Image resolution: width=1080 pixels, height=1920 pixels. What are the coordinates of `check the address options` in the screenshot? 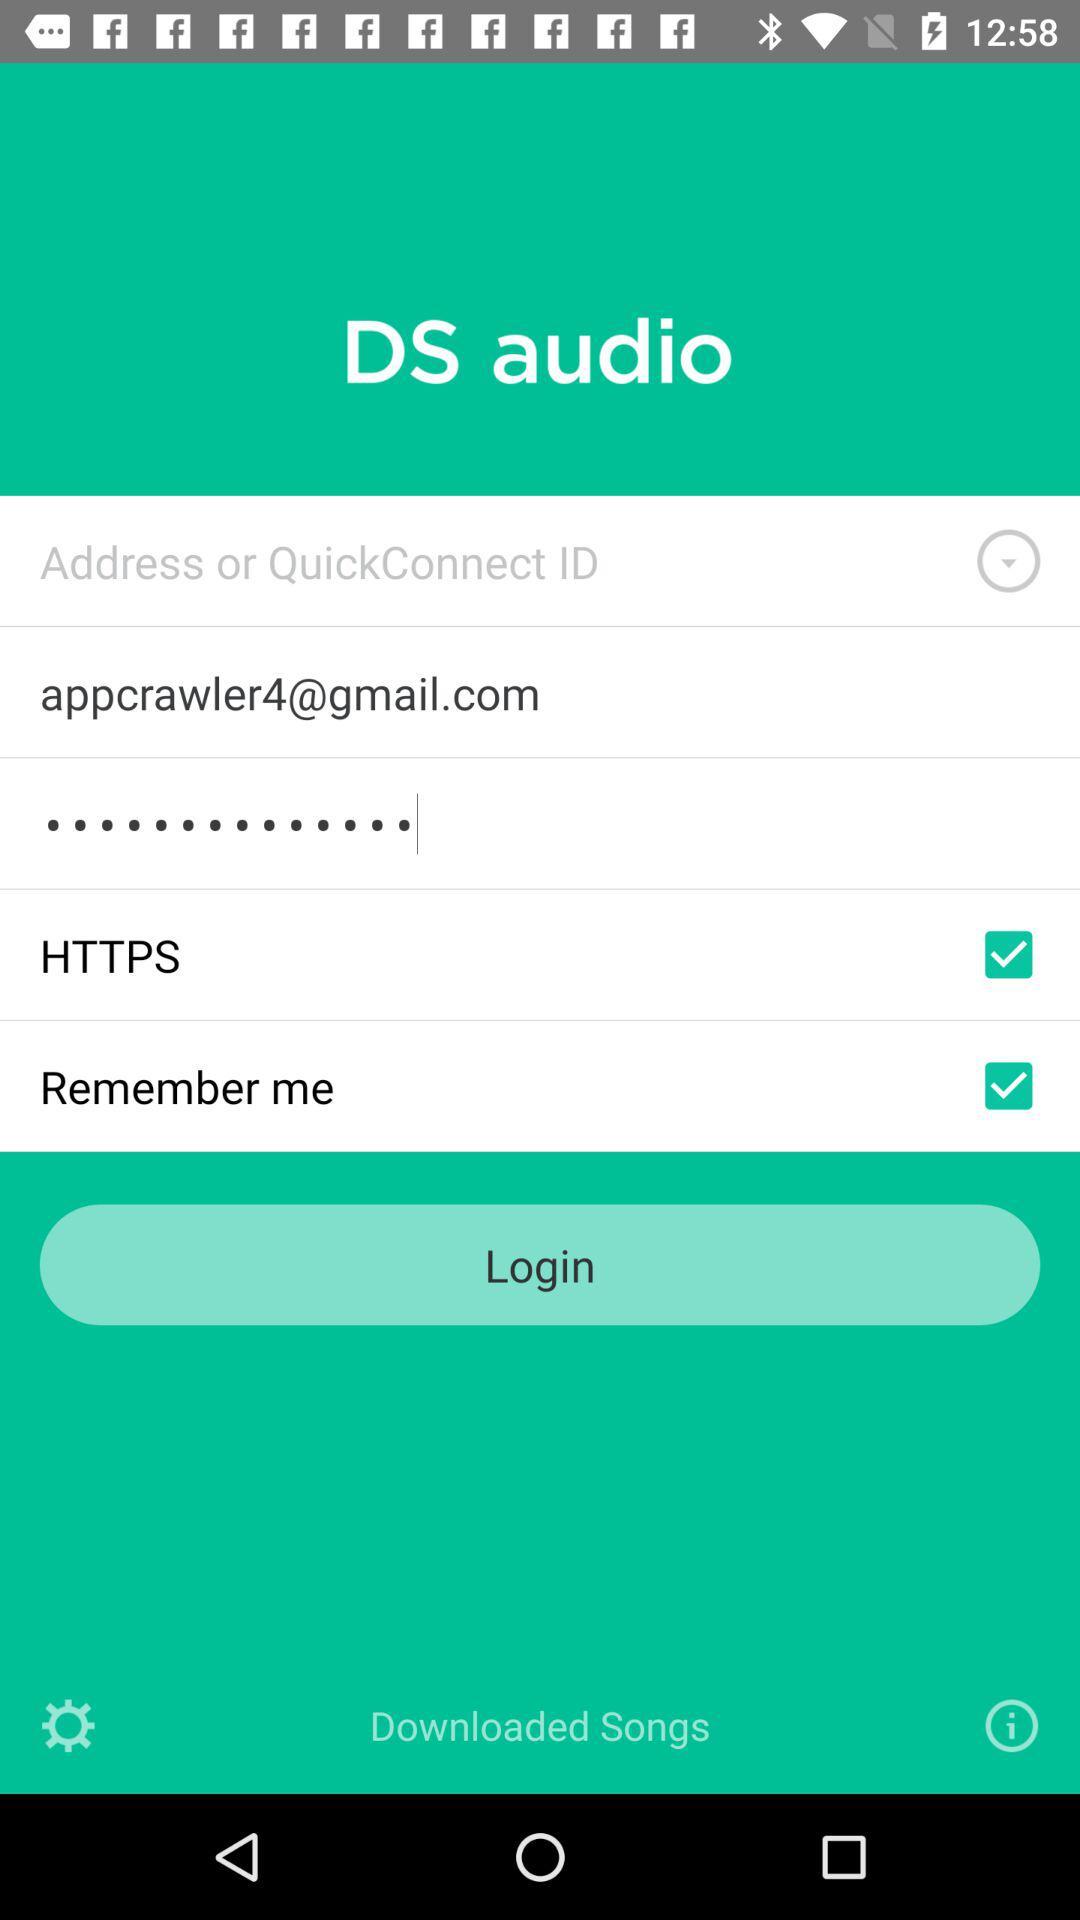 It's located at (1008, 560).